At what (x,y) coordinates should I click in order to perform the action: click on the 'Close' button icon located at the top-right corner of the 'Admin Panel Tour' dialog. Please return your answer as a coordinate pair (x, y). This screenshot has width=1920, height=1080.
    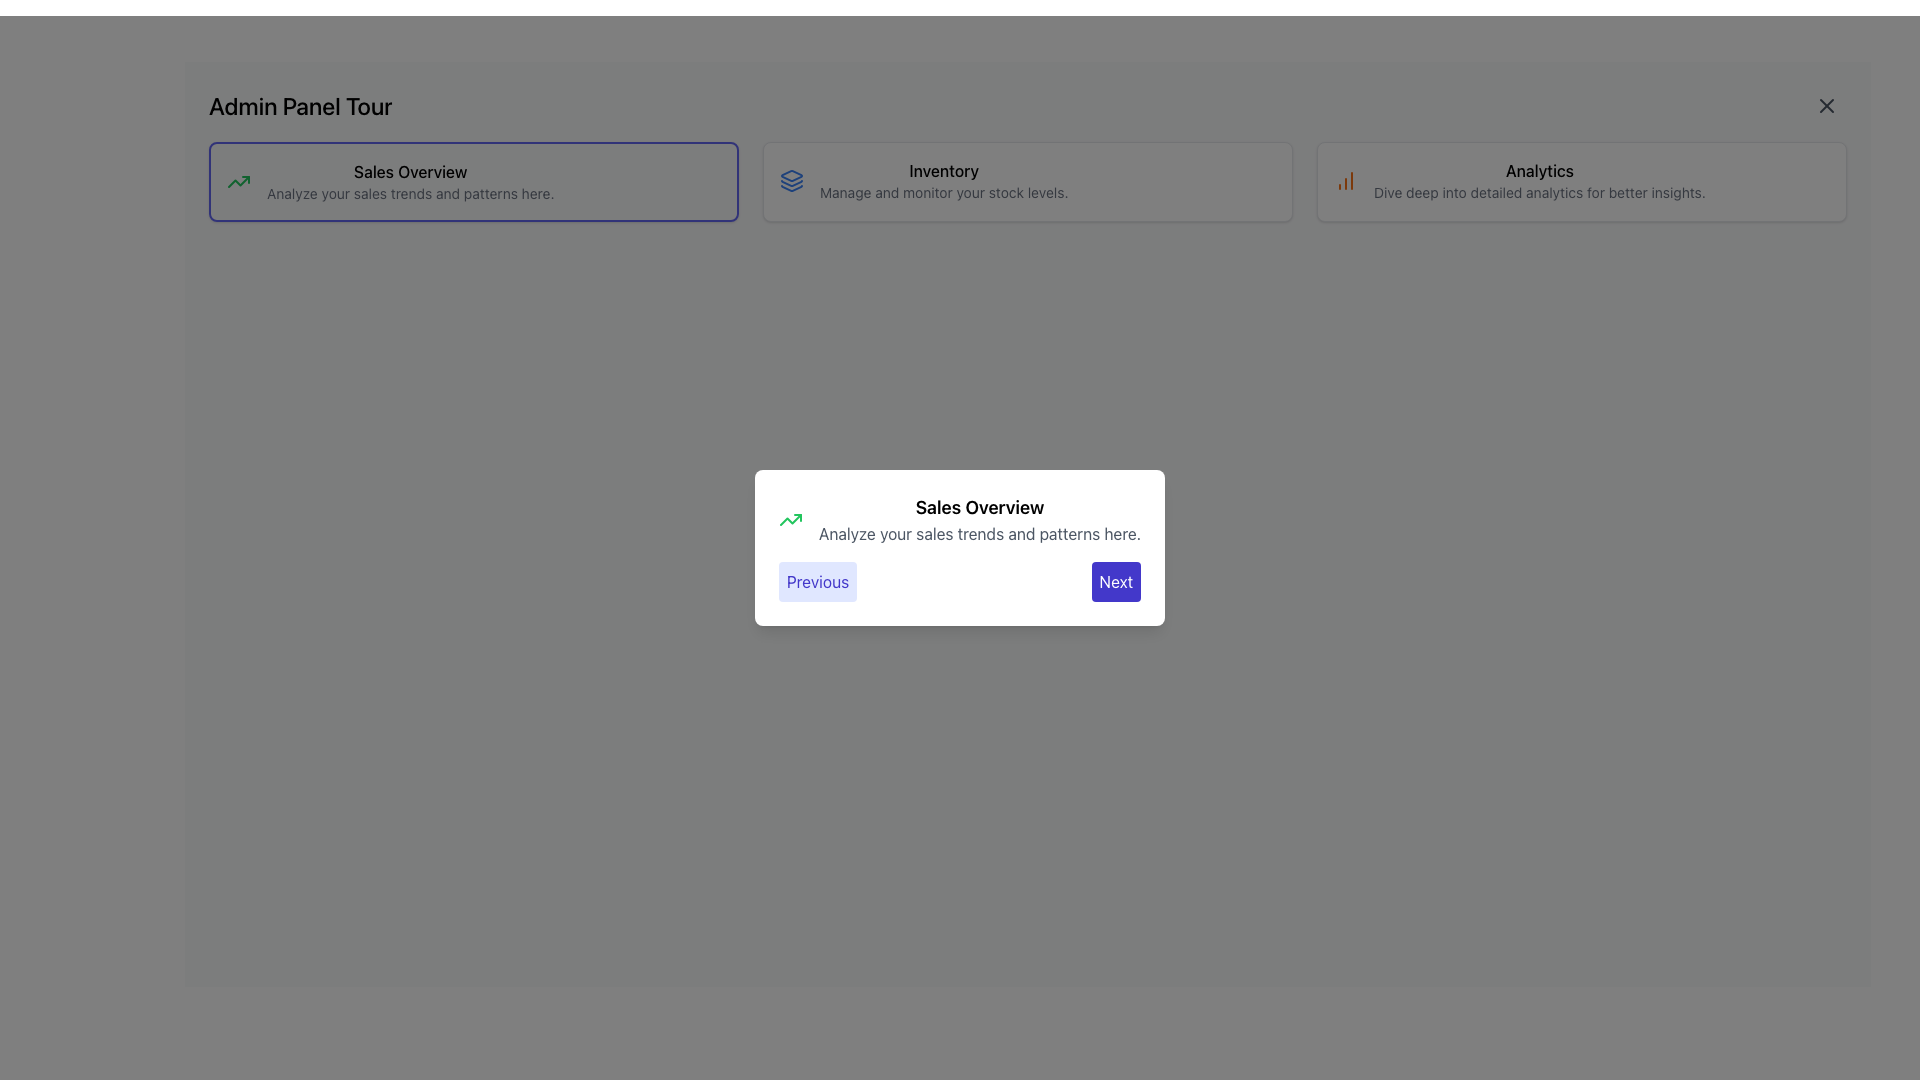
    Looking at the image, I should click on (1827, 105).